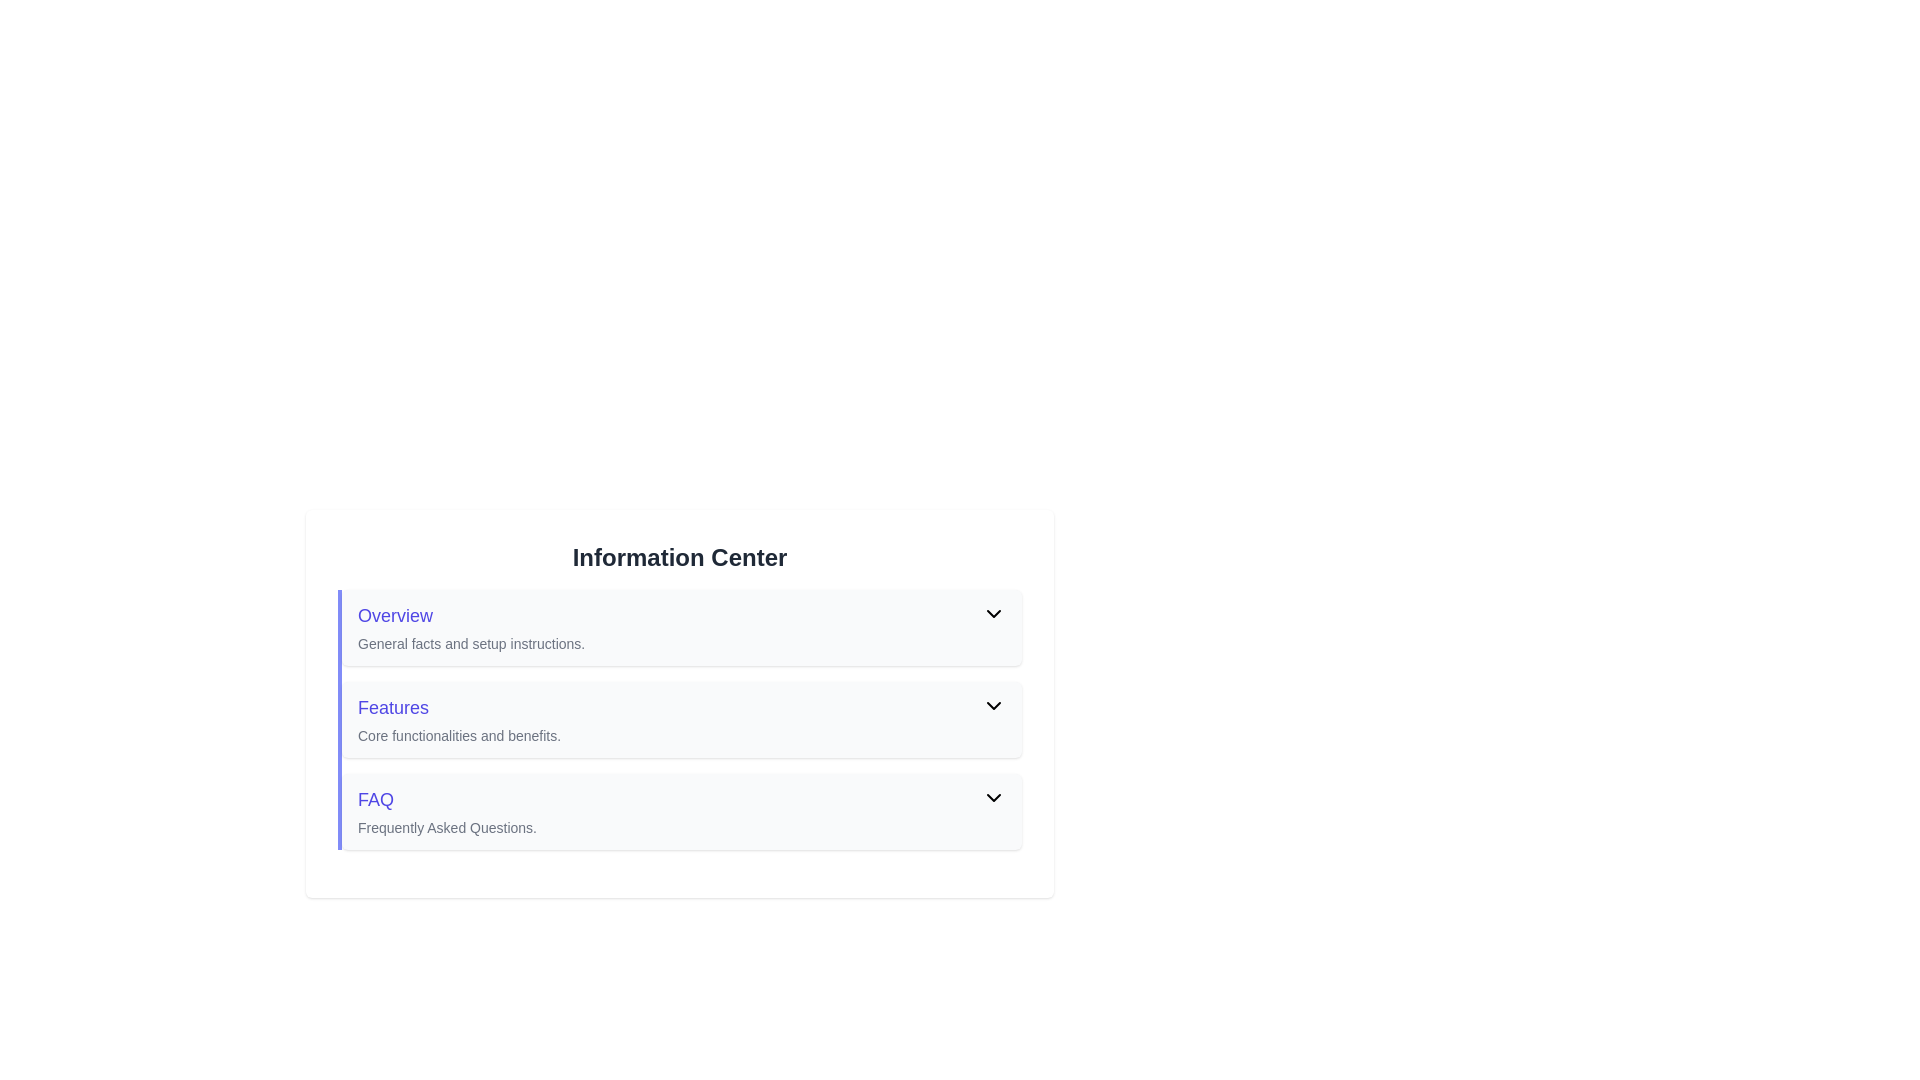 This screenshot has width=1920, height=1080. I want to click on the 'Features' collapsible information section, which has a light gray background and a bold indigo title, so click(680, 720).